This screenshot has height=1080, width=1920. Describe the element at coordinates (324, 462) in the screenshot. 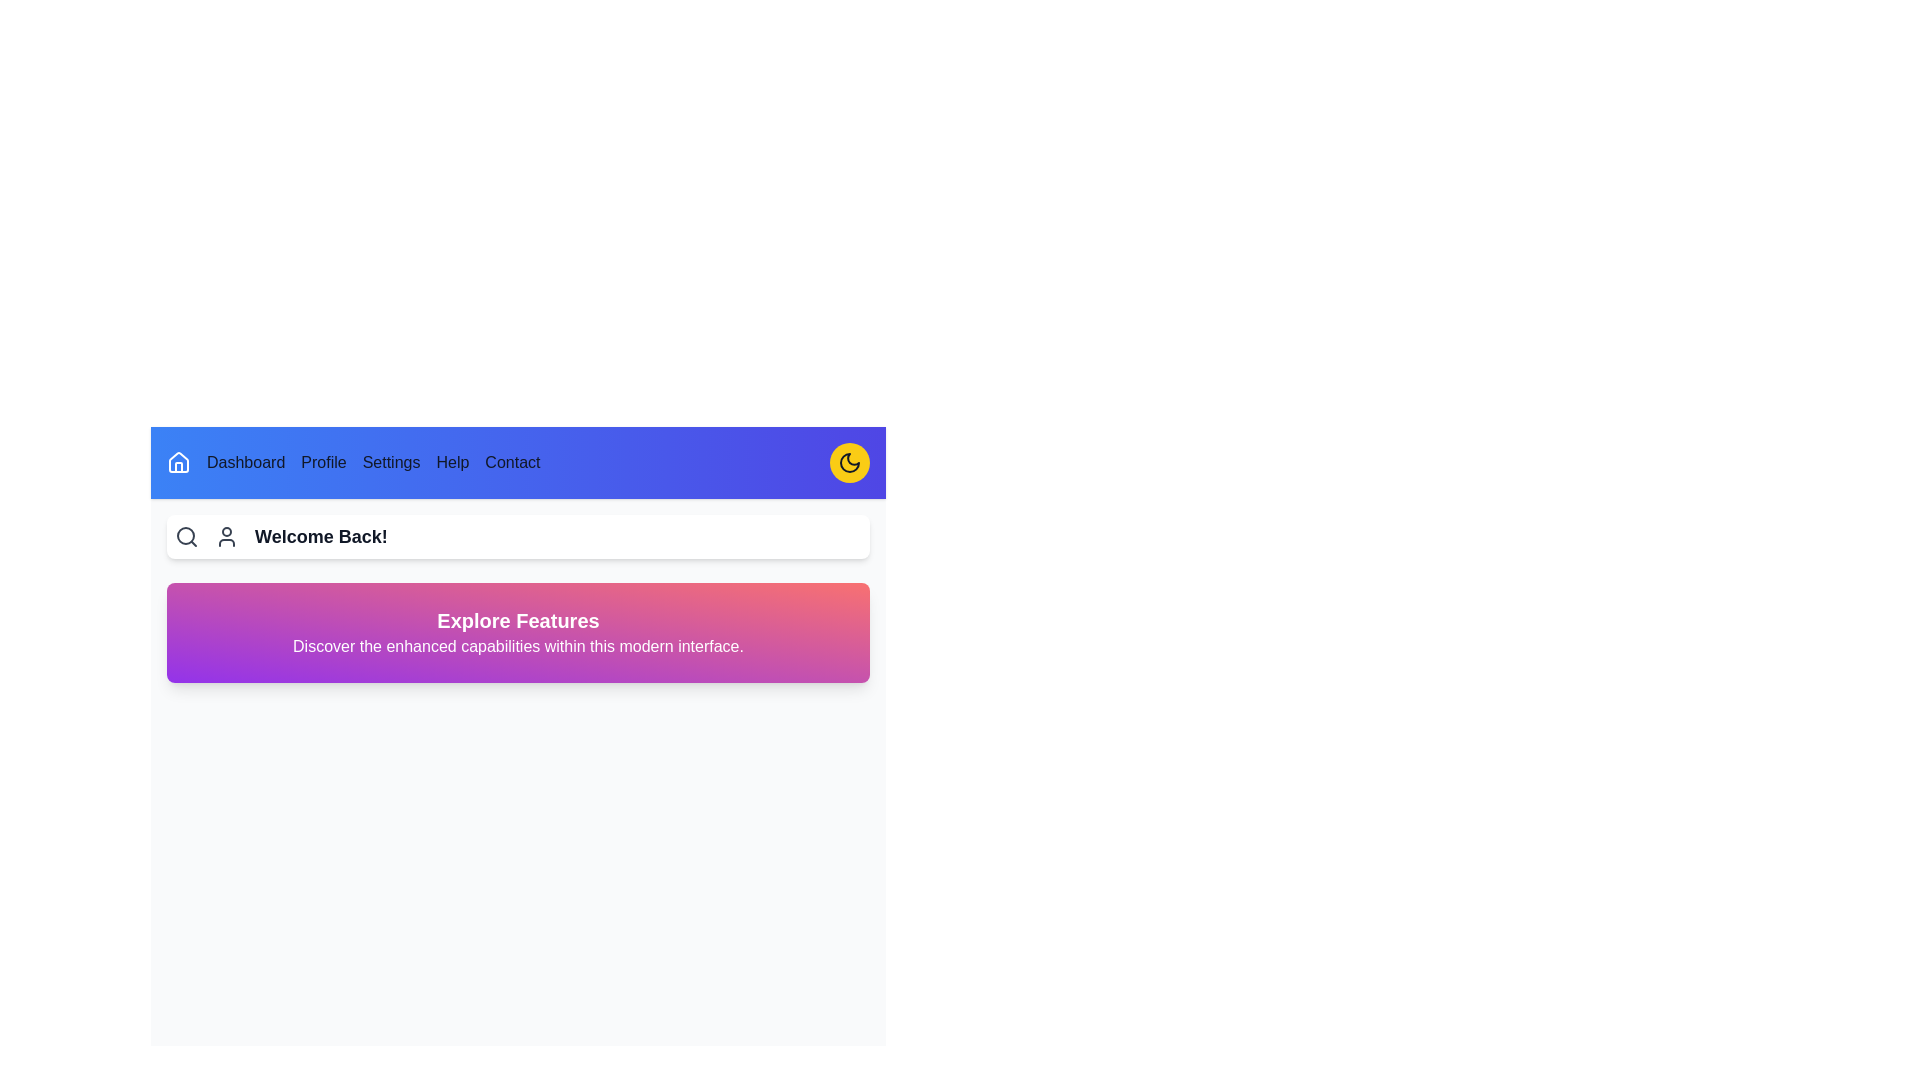

I see `the navigation menu item Profile` at that location.